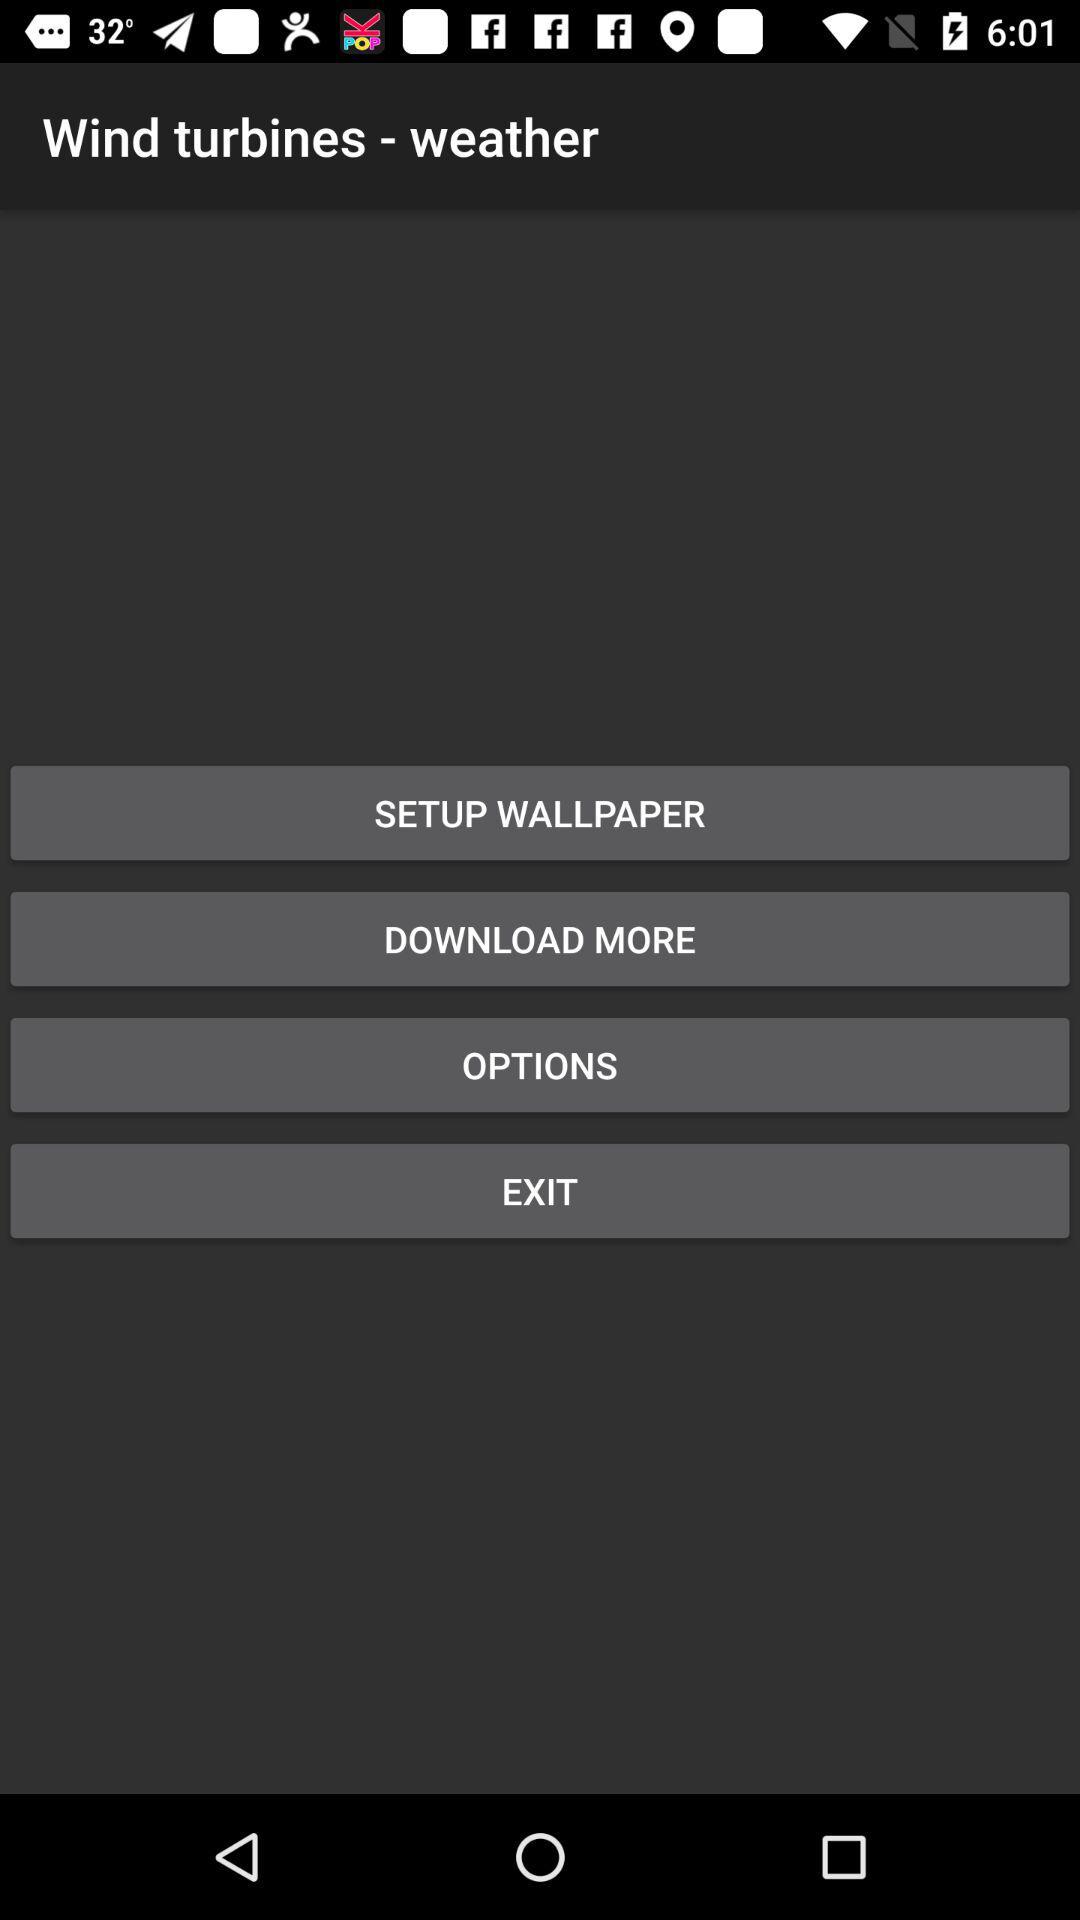 This screenshot has height=1920, width=1080. Describe the element at coordinates (540, 1190) in the screenshot. I see `the exit` at that location.